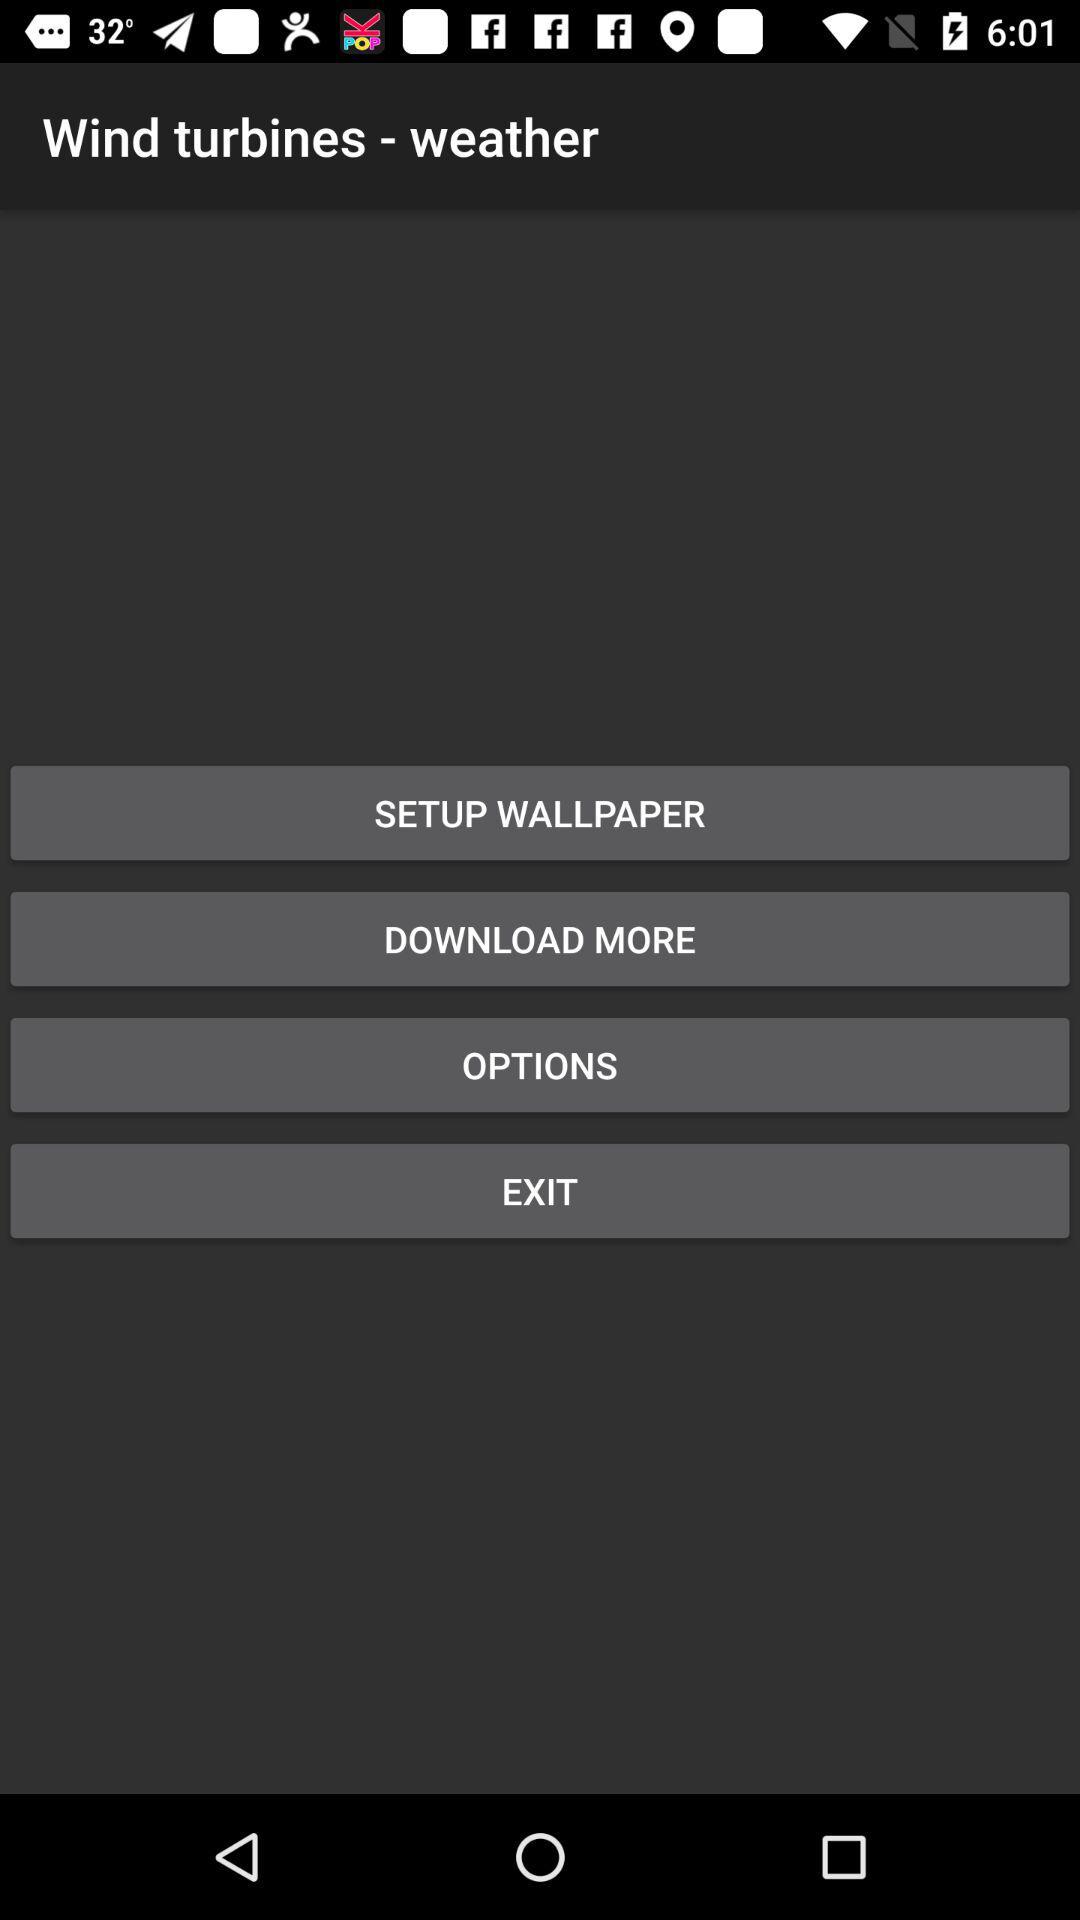 This screenshot has height=1920, width=1080. Describe the element at coordinates (540, 1190) in the screenshot. I see `the exit` at that location.